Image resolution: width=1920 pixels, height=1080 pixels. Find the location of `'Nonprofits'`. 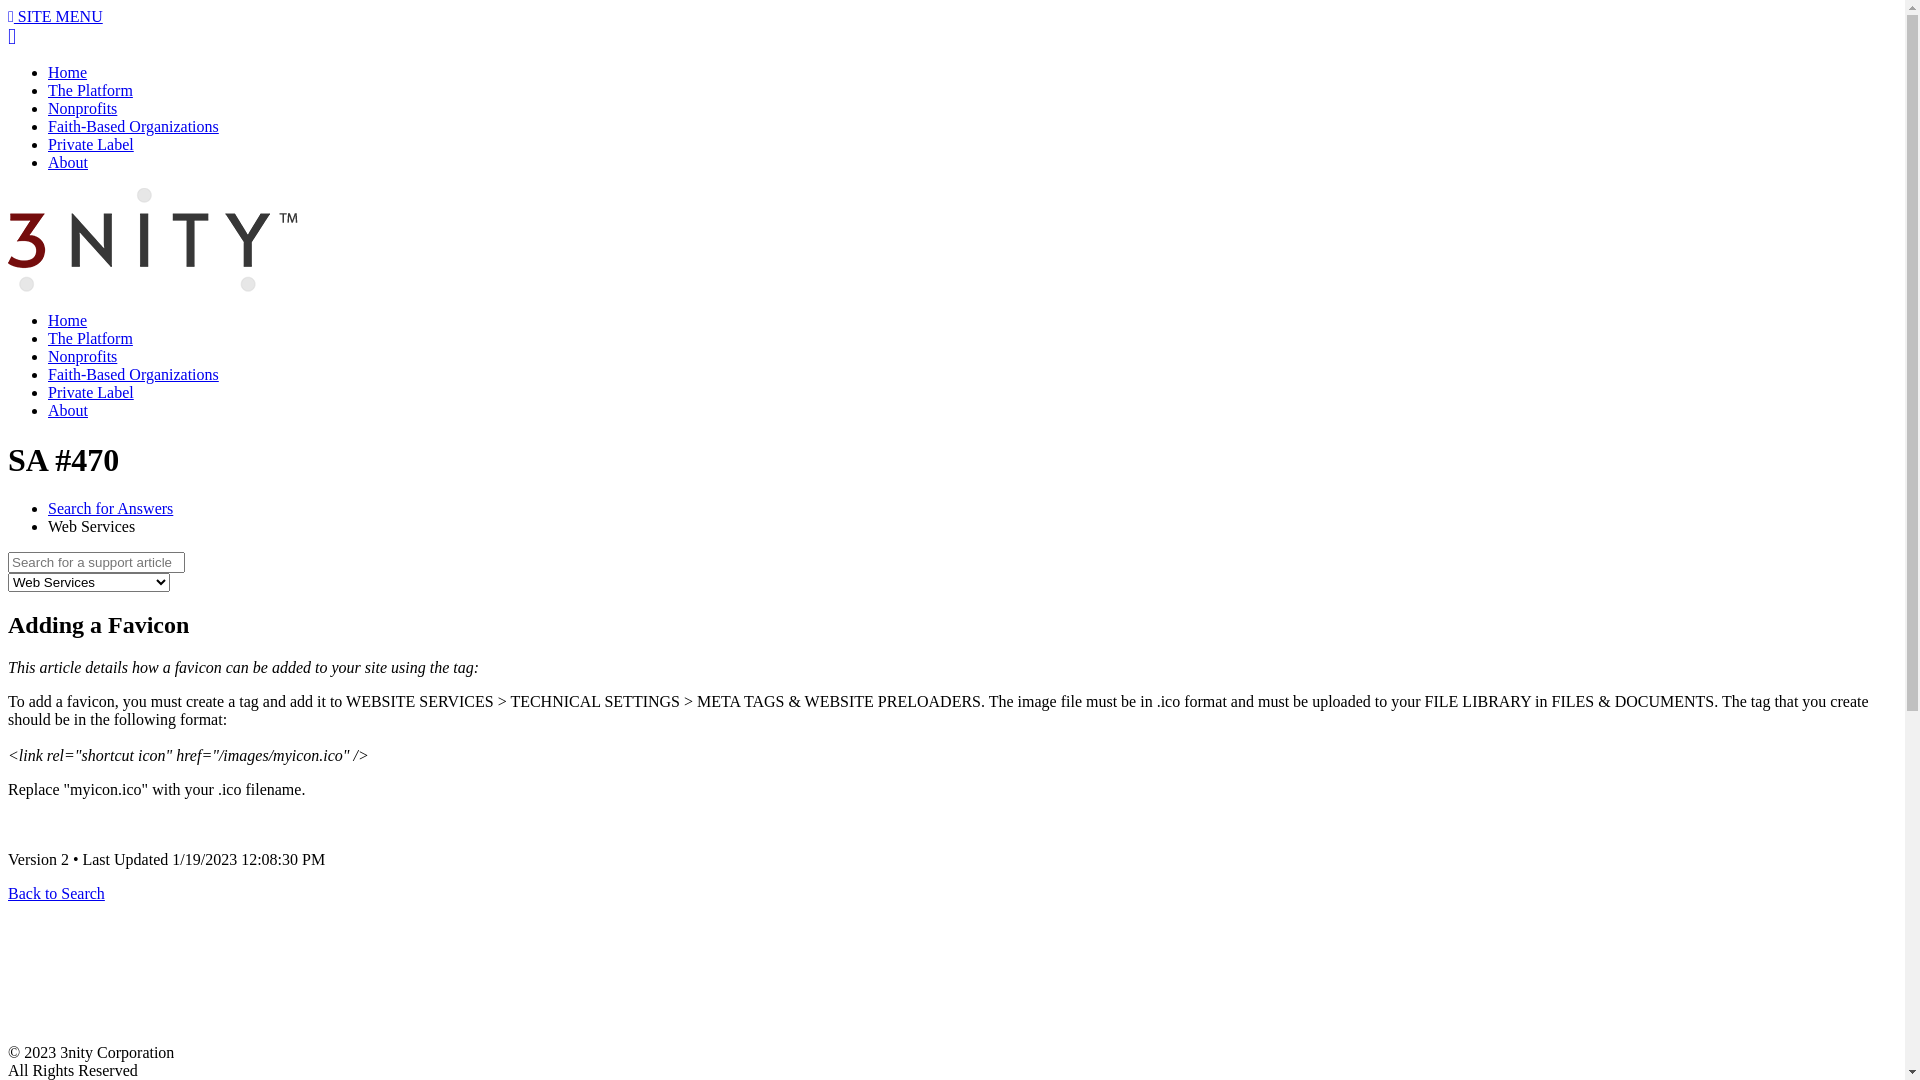

'Nonprofits' is located at coordinates (81, 355).